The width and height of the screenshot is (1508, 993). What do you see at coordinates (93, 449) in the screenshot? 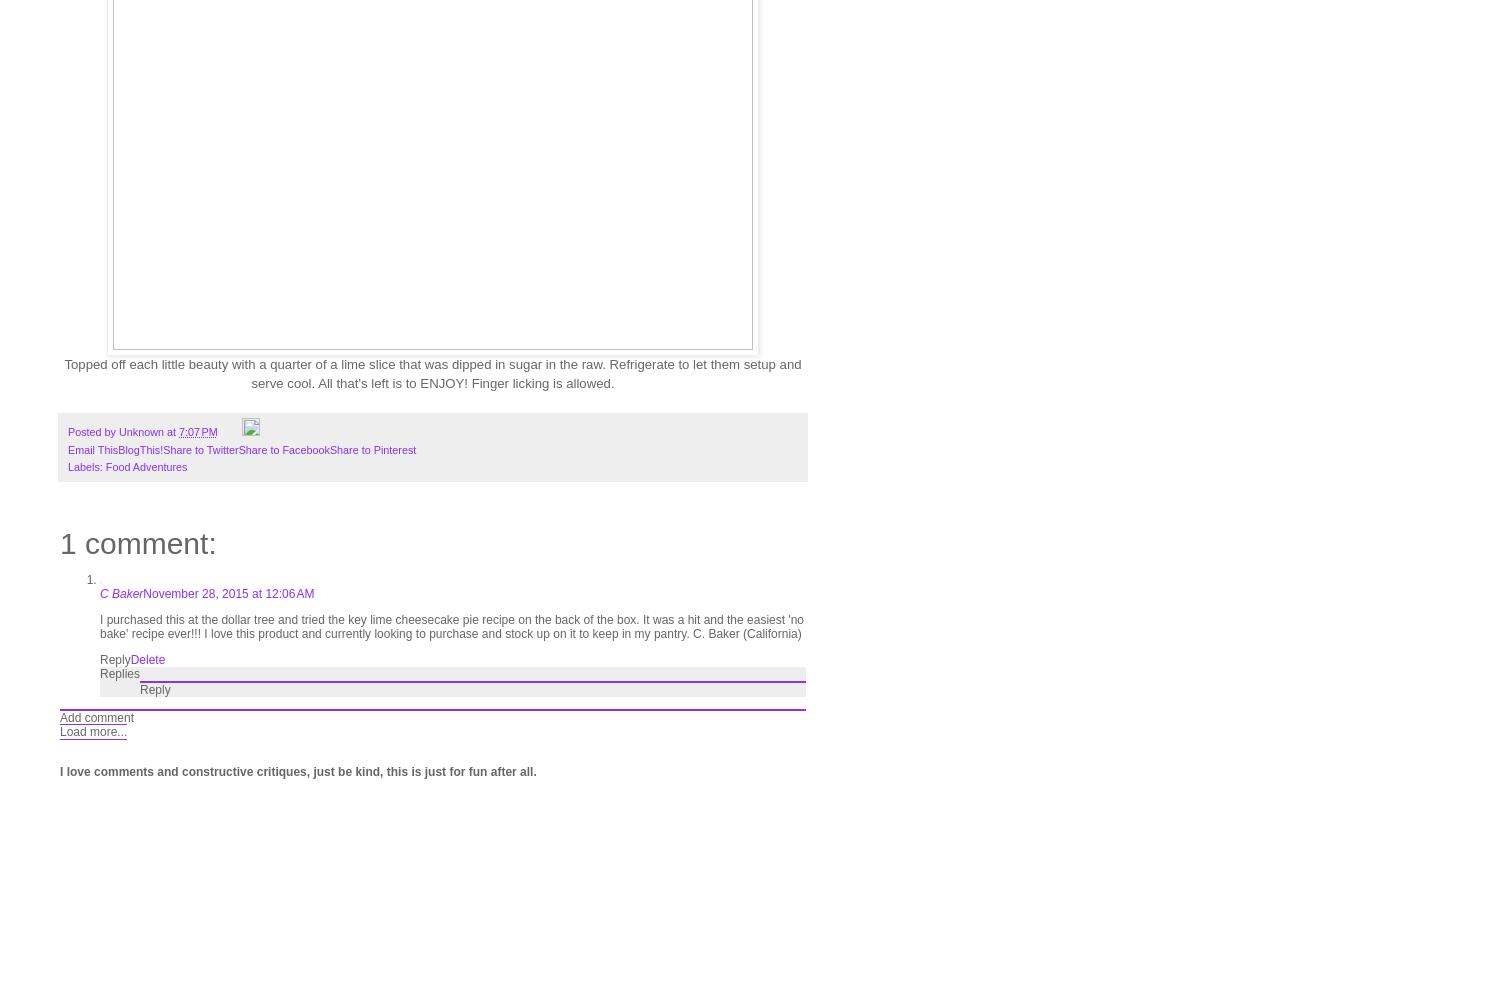
I see `'Email This'` at bounding box center [93, 449].